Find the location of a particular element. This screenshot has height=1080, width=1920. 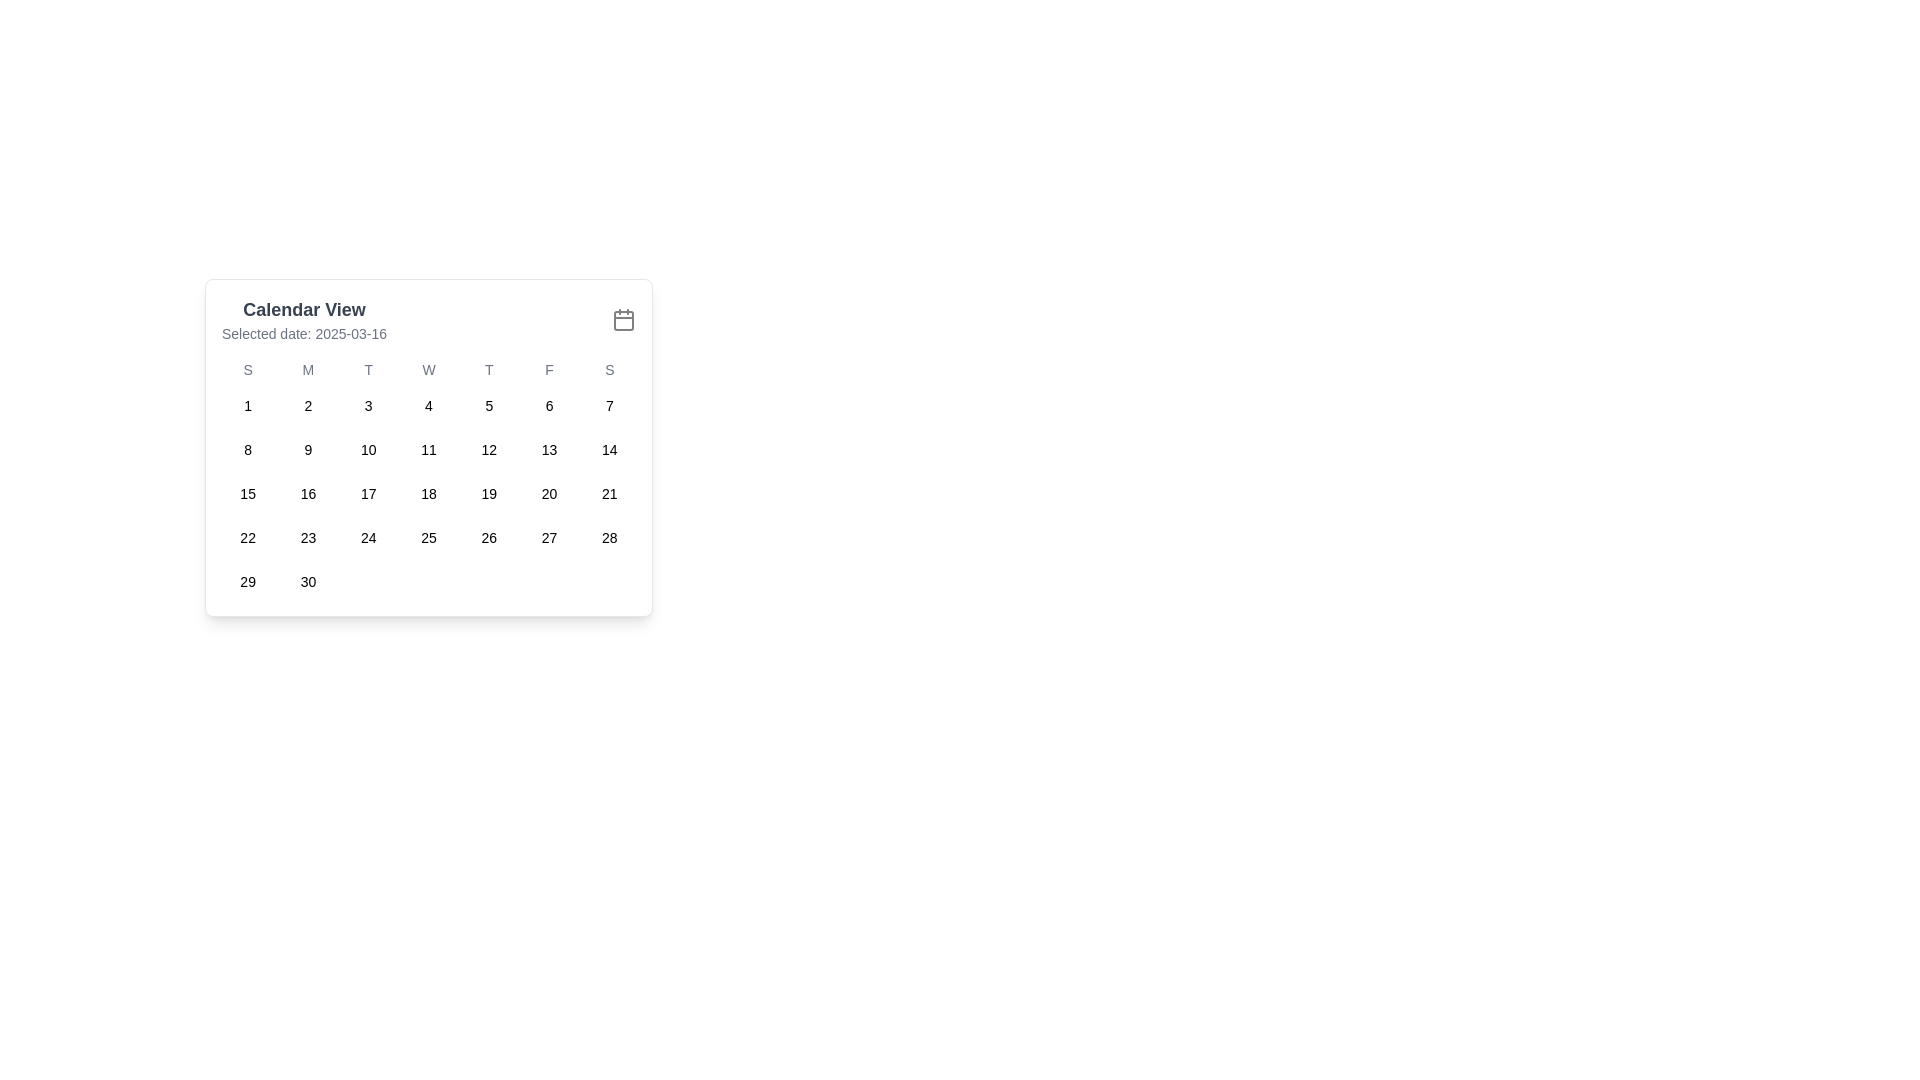

the date '13' button in the calendar located in the third row and sixth column, directly below the 'F' weekday label is located at coordinates (549, 450).